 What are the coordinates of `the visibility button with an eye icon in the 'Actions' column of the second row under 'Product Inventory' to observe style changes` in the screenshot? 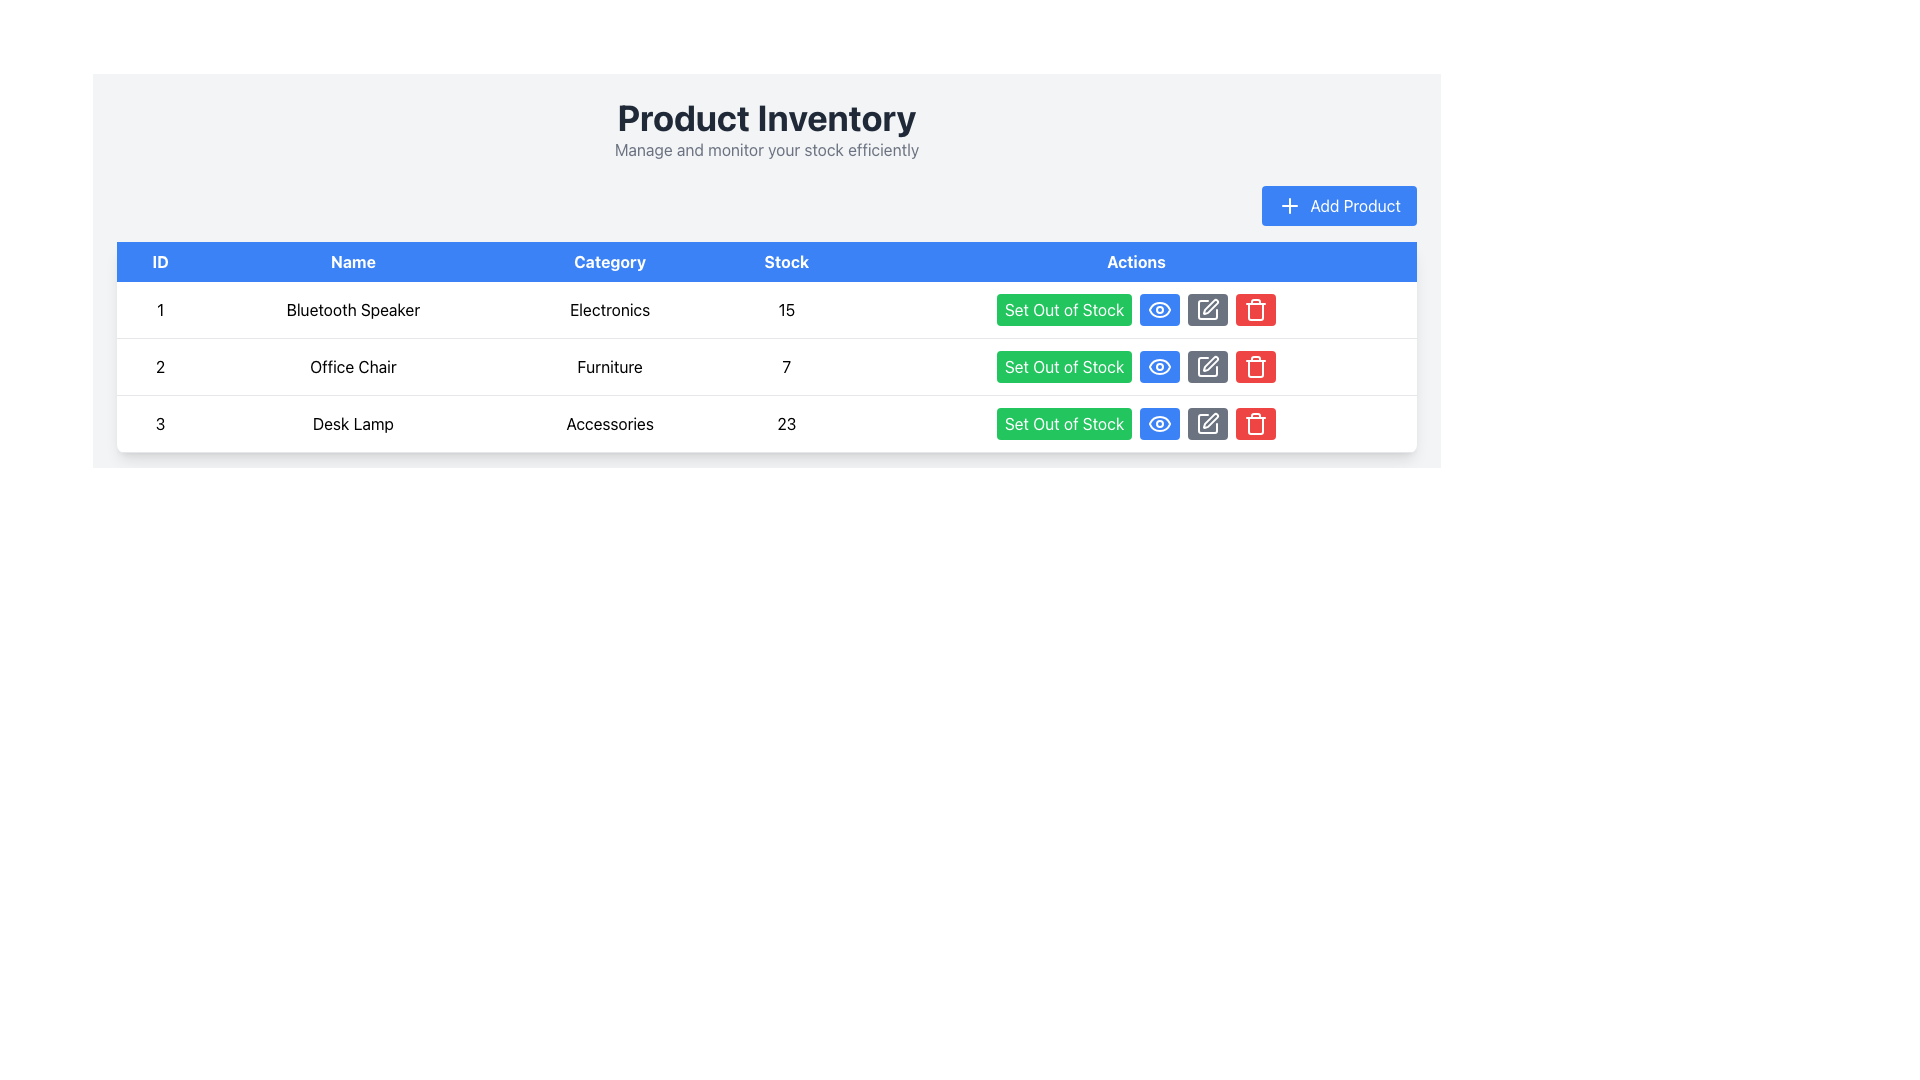 It's located at (1160, 366).